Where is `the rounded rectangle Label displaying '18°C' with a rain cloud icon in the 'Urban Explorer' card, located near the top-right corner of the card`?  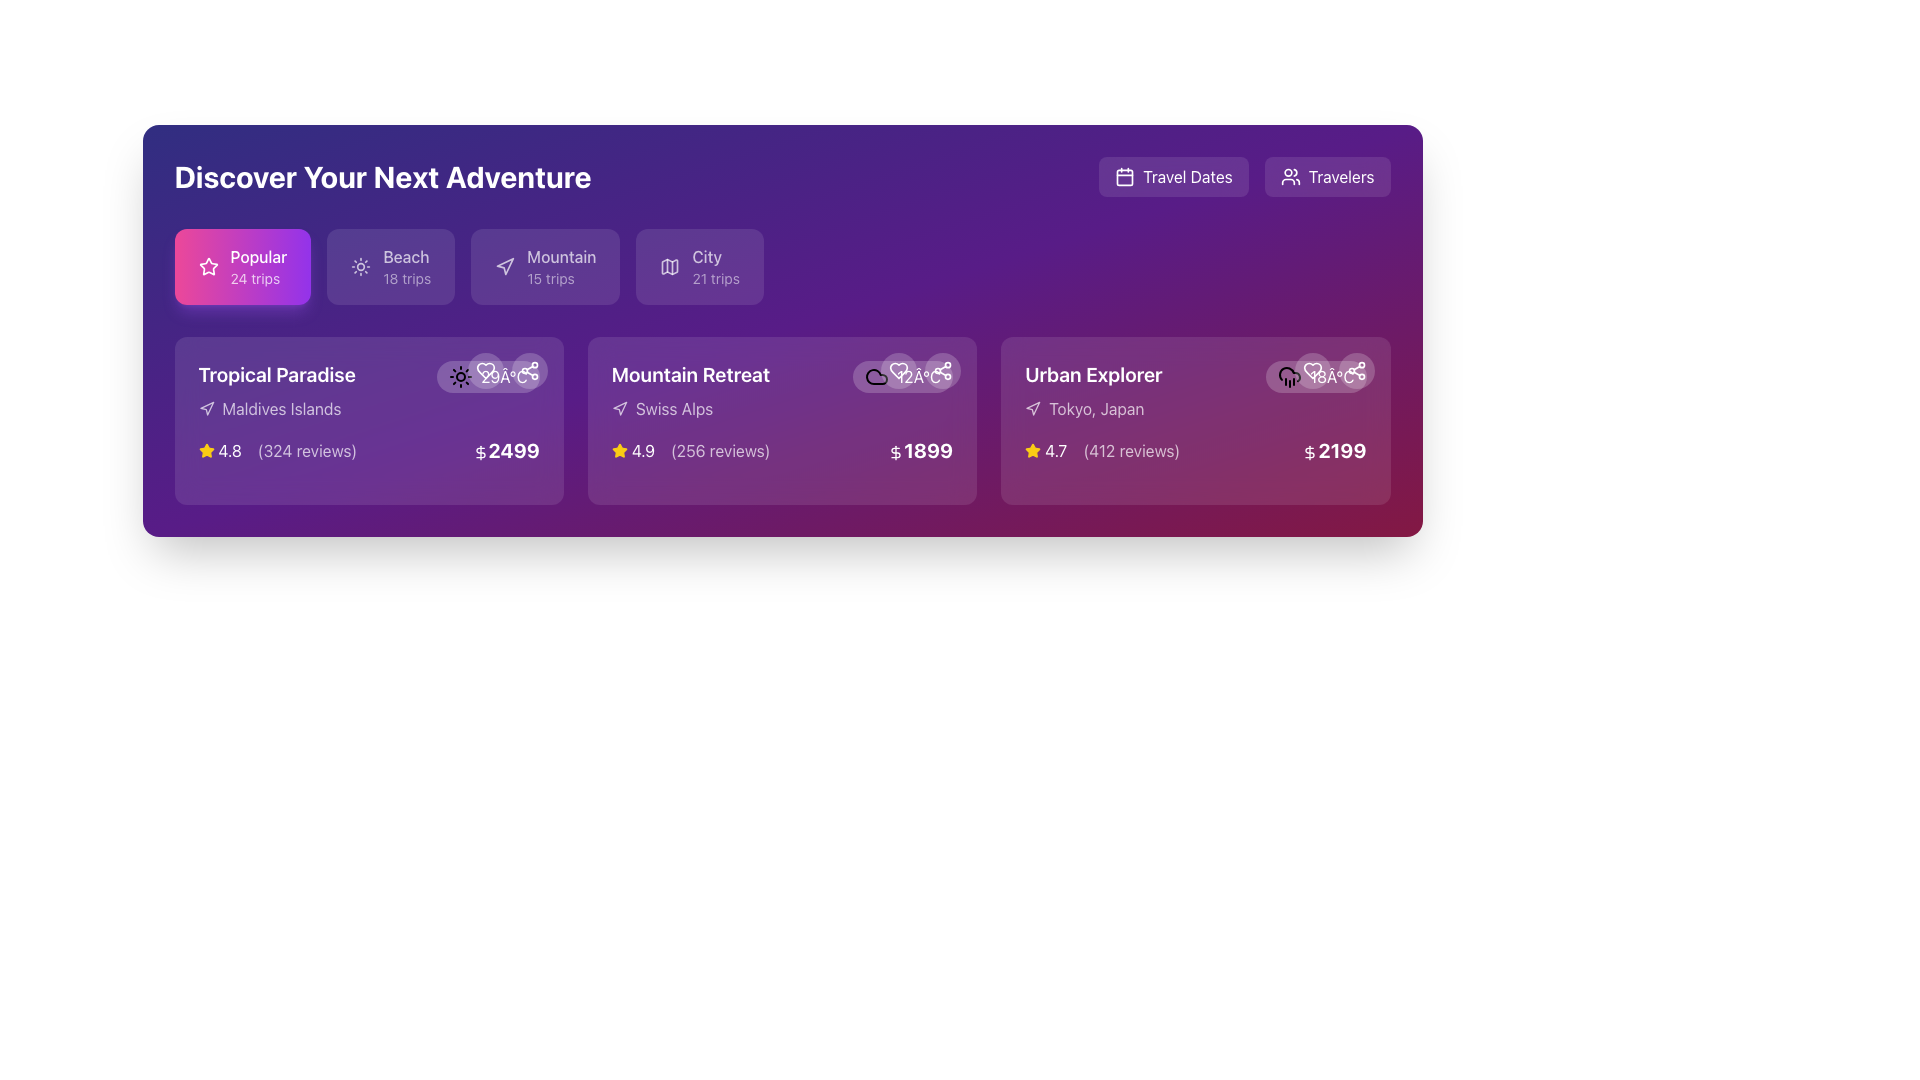
the rounded rectangle Label displaying '18°C' with a rain cloud icon in the 'Urban Explorer' card, located near the top-right corner of the card is located at coordinates (1316, 377).